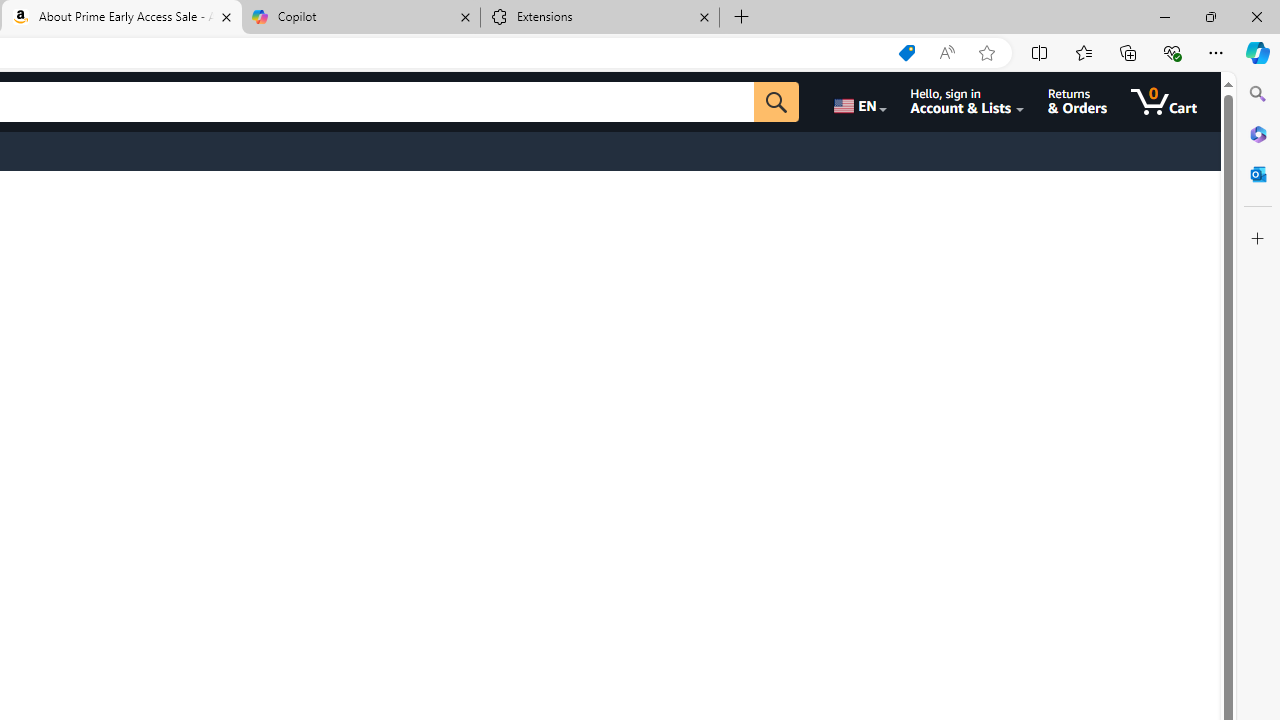 The height and width of the screenshot is (720, 1280). I want to click on 'Extensions', so click(599, 17).